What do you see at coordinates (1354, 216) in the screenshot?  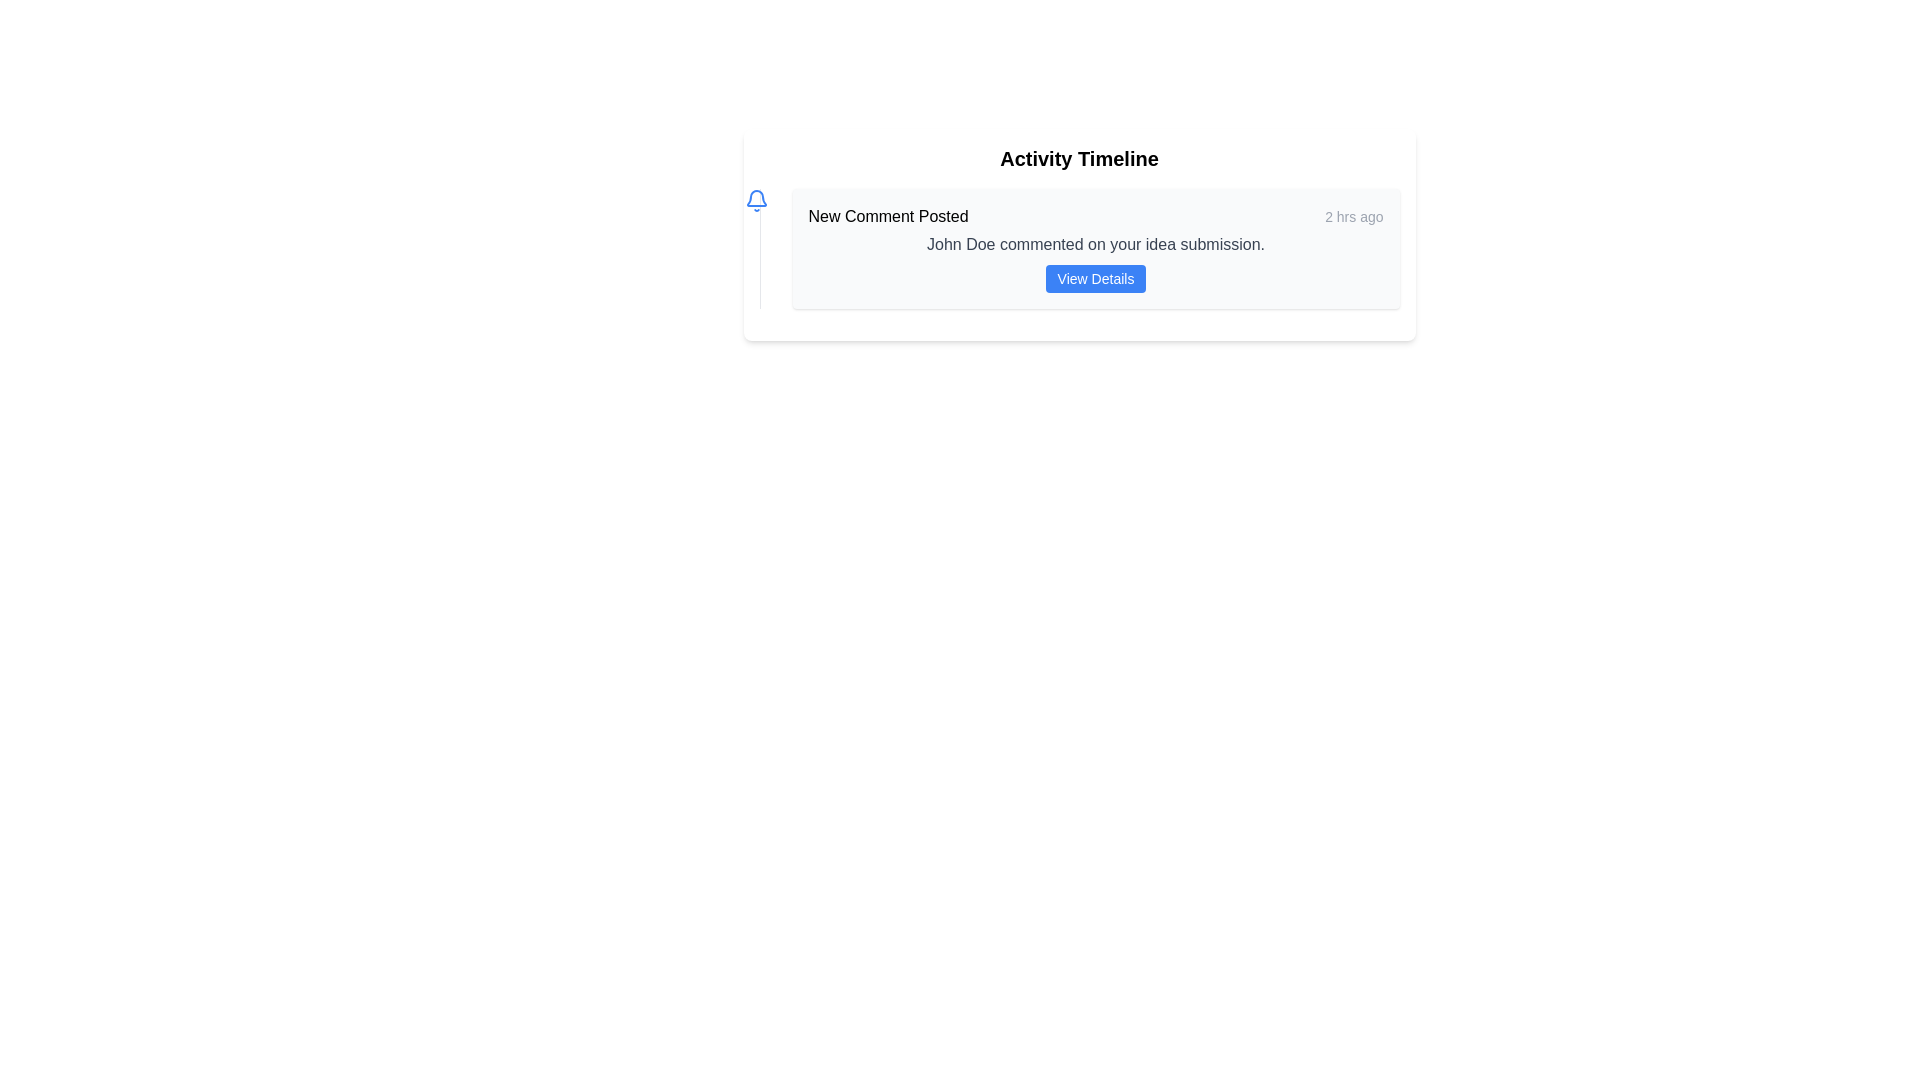 I see `the text label displaying '2 hrs ago', which is styled in light gray and positioned on the right side of the notification card` at bounding box center [1354, 216].